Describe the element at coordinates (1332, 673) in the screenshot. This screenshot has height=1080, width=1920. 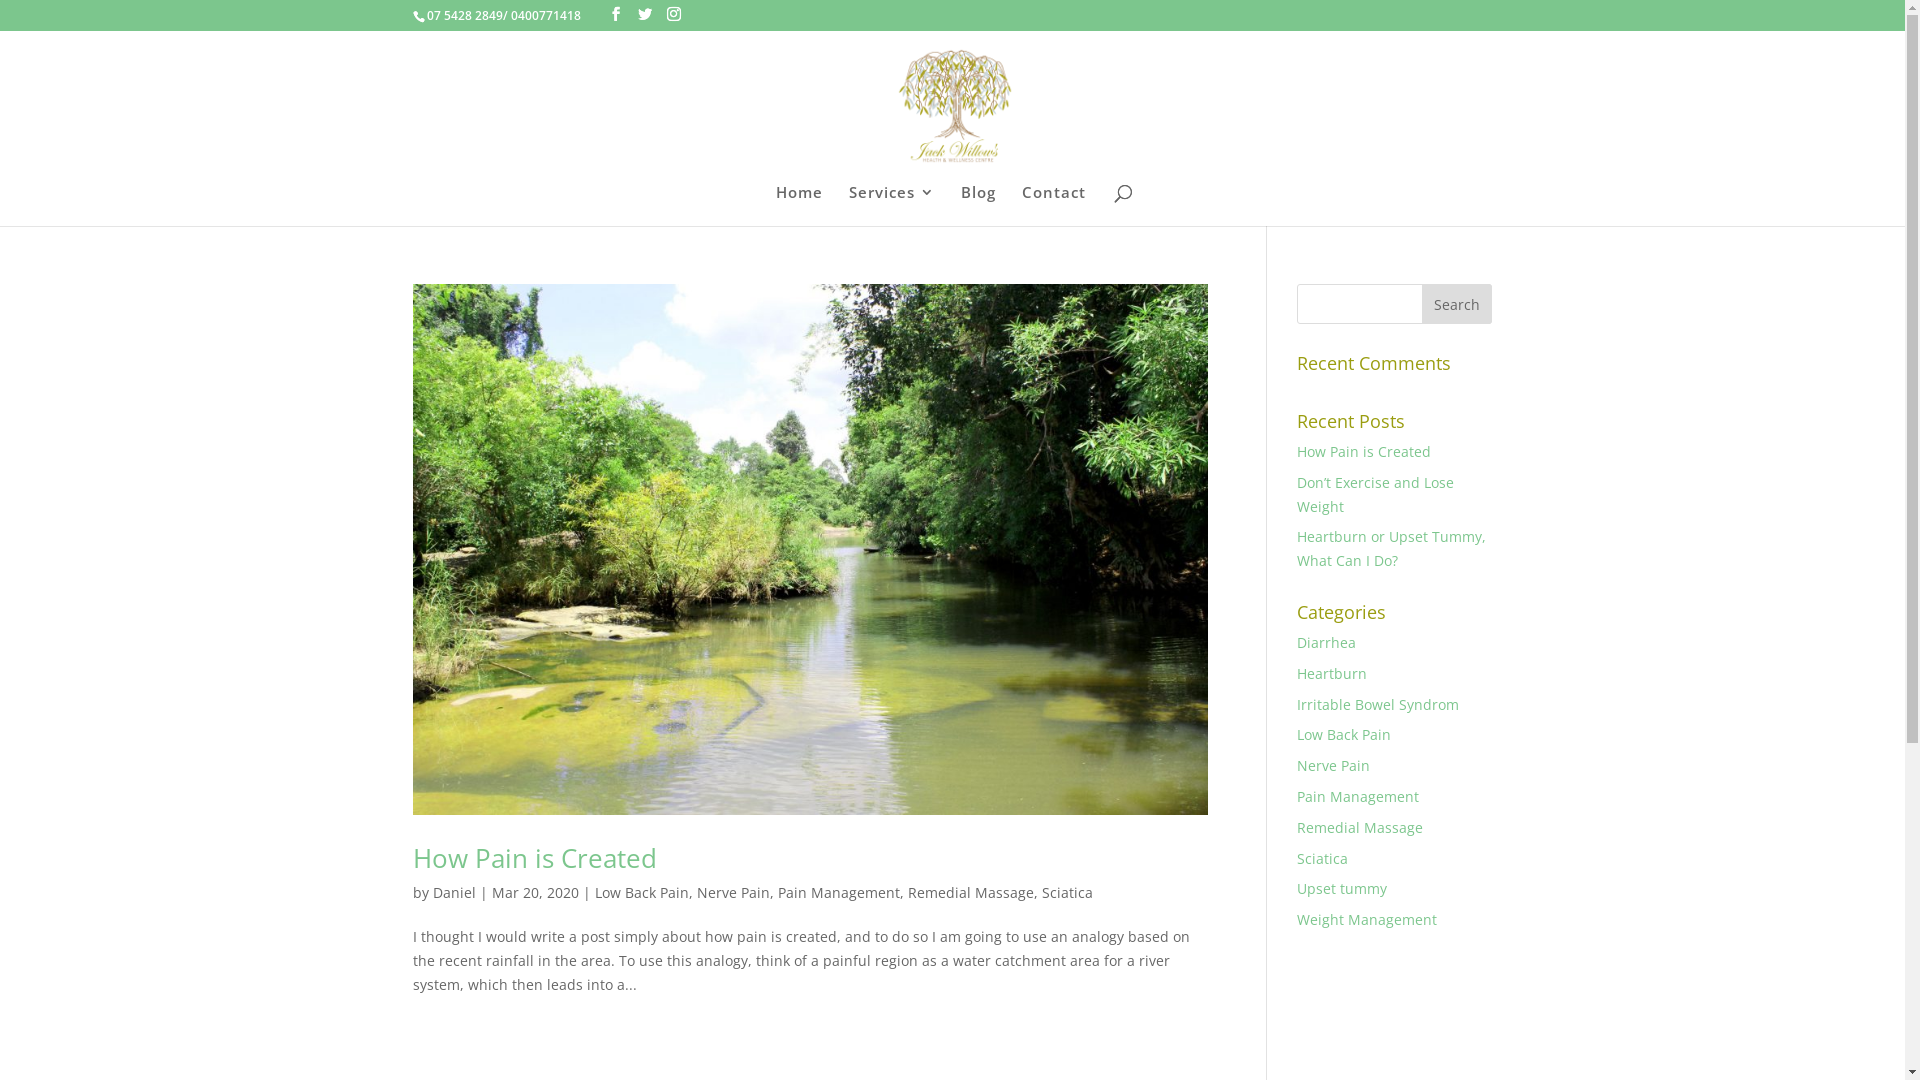
I see `'Heartburn'` at that location.